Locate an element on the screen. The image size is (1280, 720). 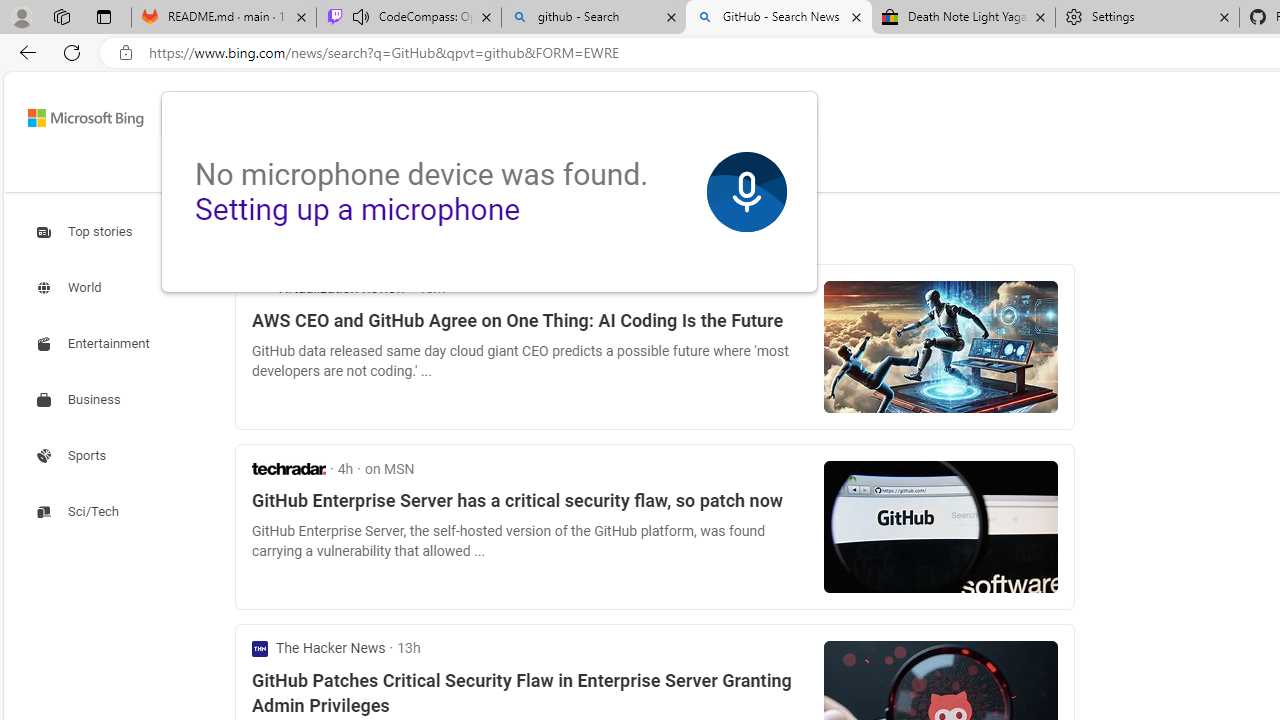
'Search news about Top stories' is located at coordinates (86, 230).